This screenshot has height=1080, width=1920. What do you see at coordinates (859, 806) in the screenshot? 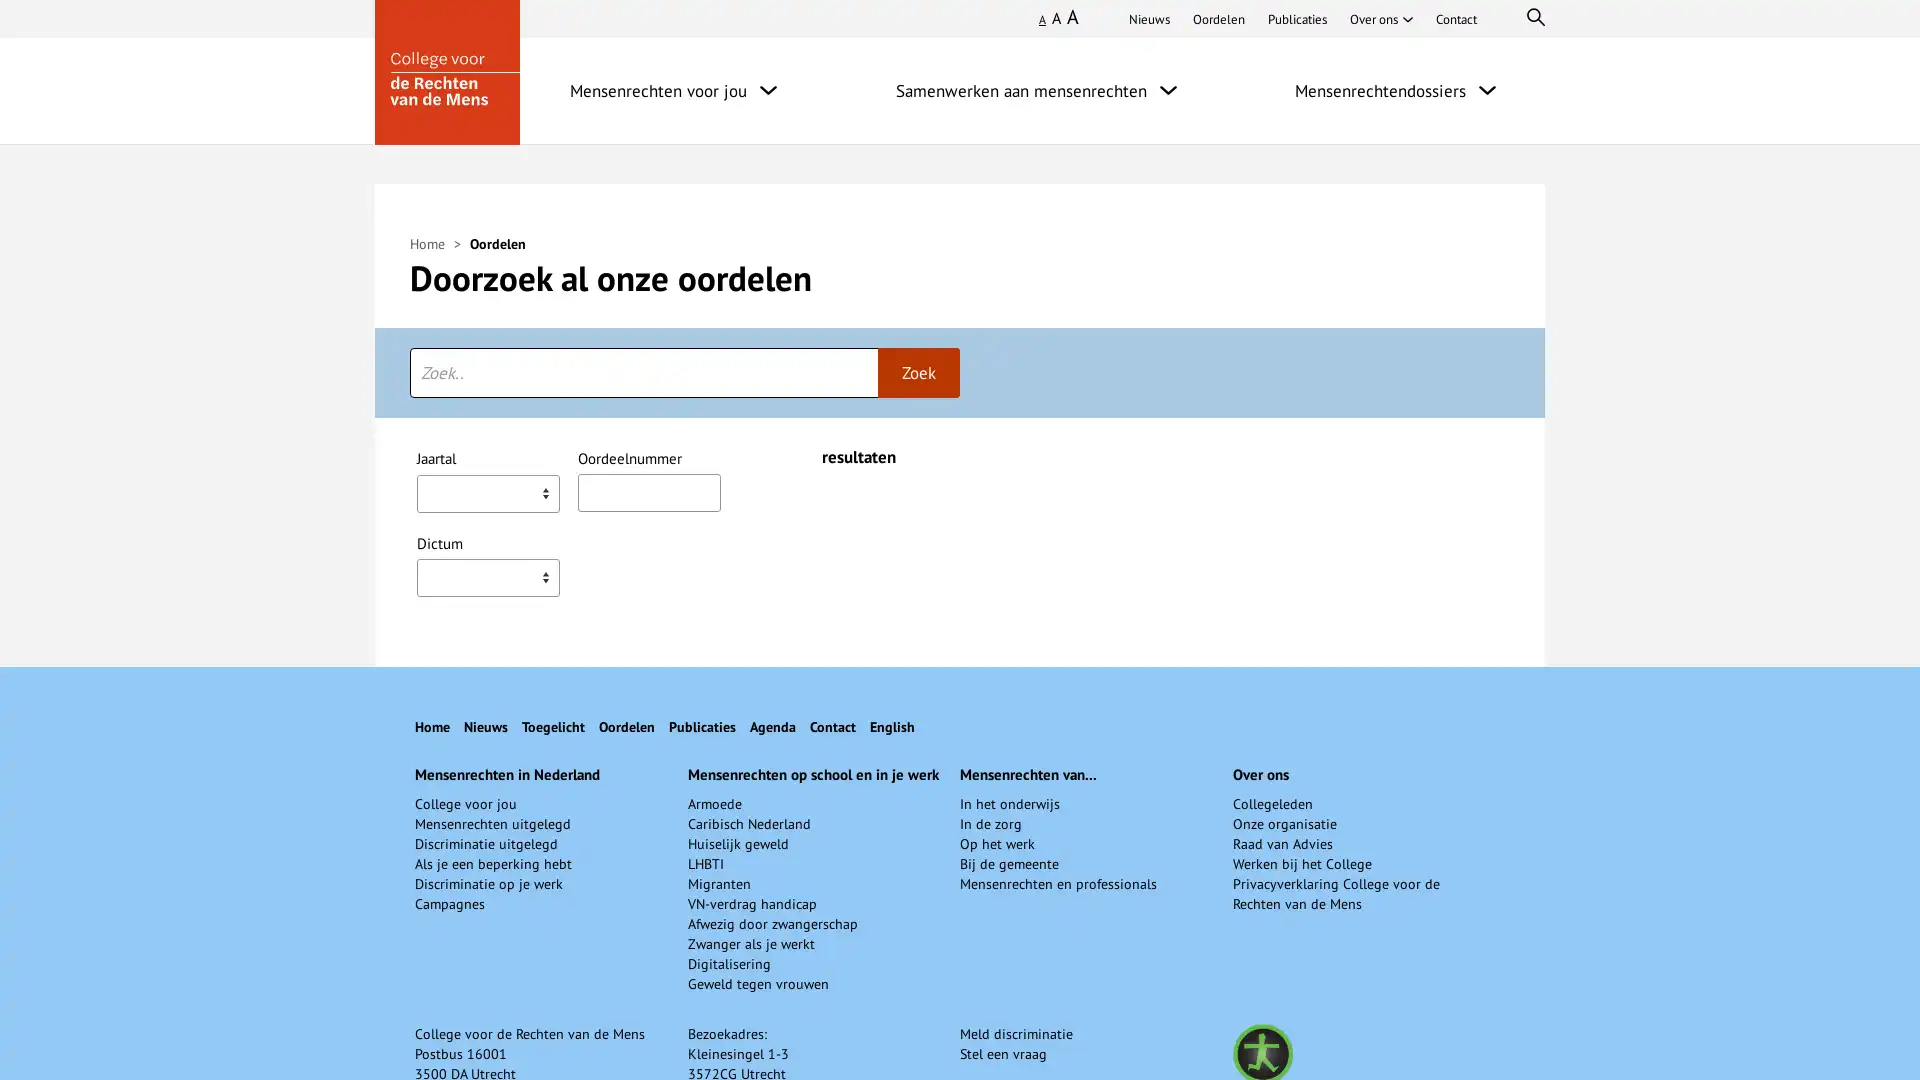
I see `Intimidatie,` at bounding box center [859, 806].